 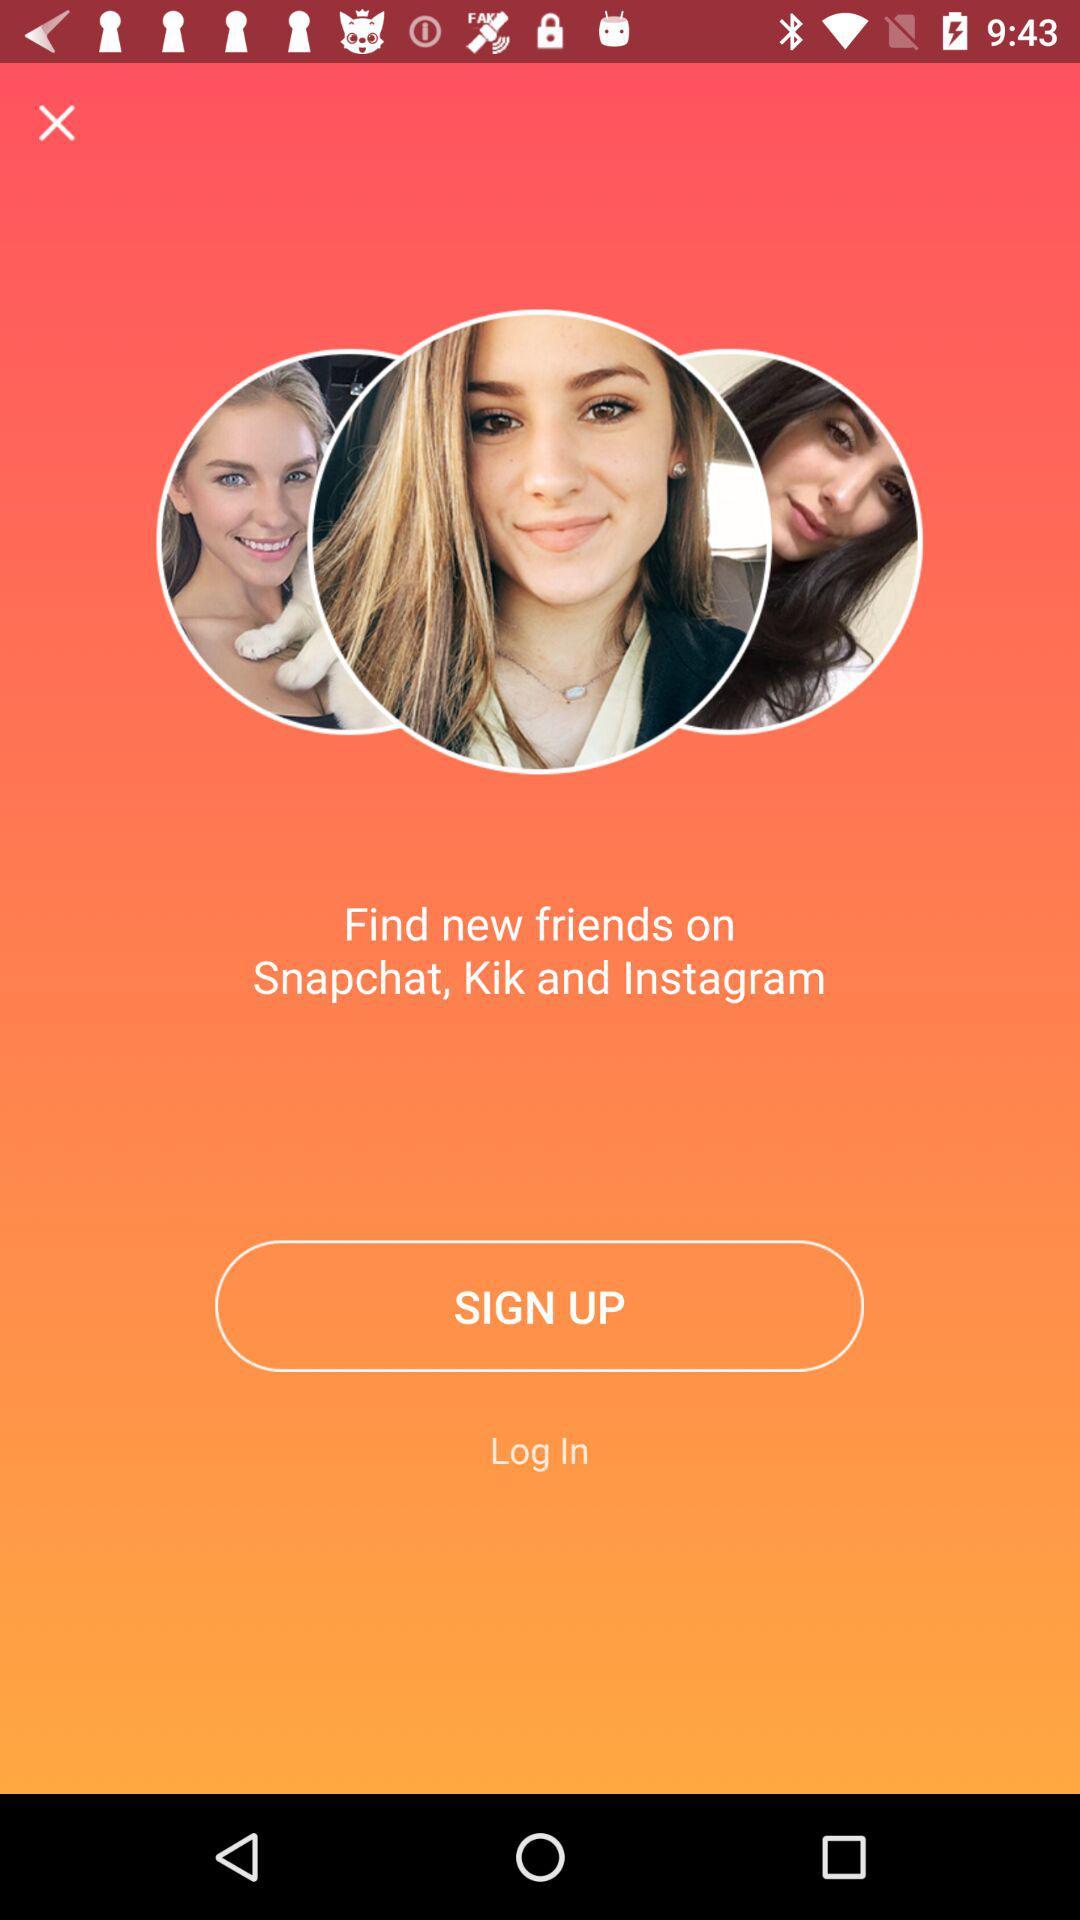 I want to click on the log in item, so click(x=538, y=1449).